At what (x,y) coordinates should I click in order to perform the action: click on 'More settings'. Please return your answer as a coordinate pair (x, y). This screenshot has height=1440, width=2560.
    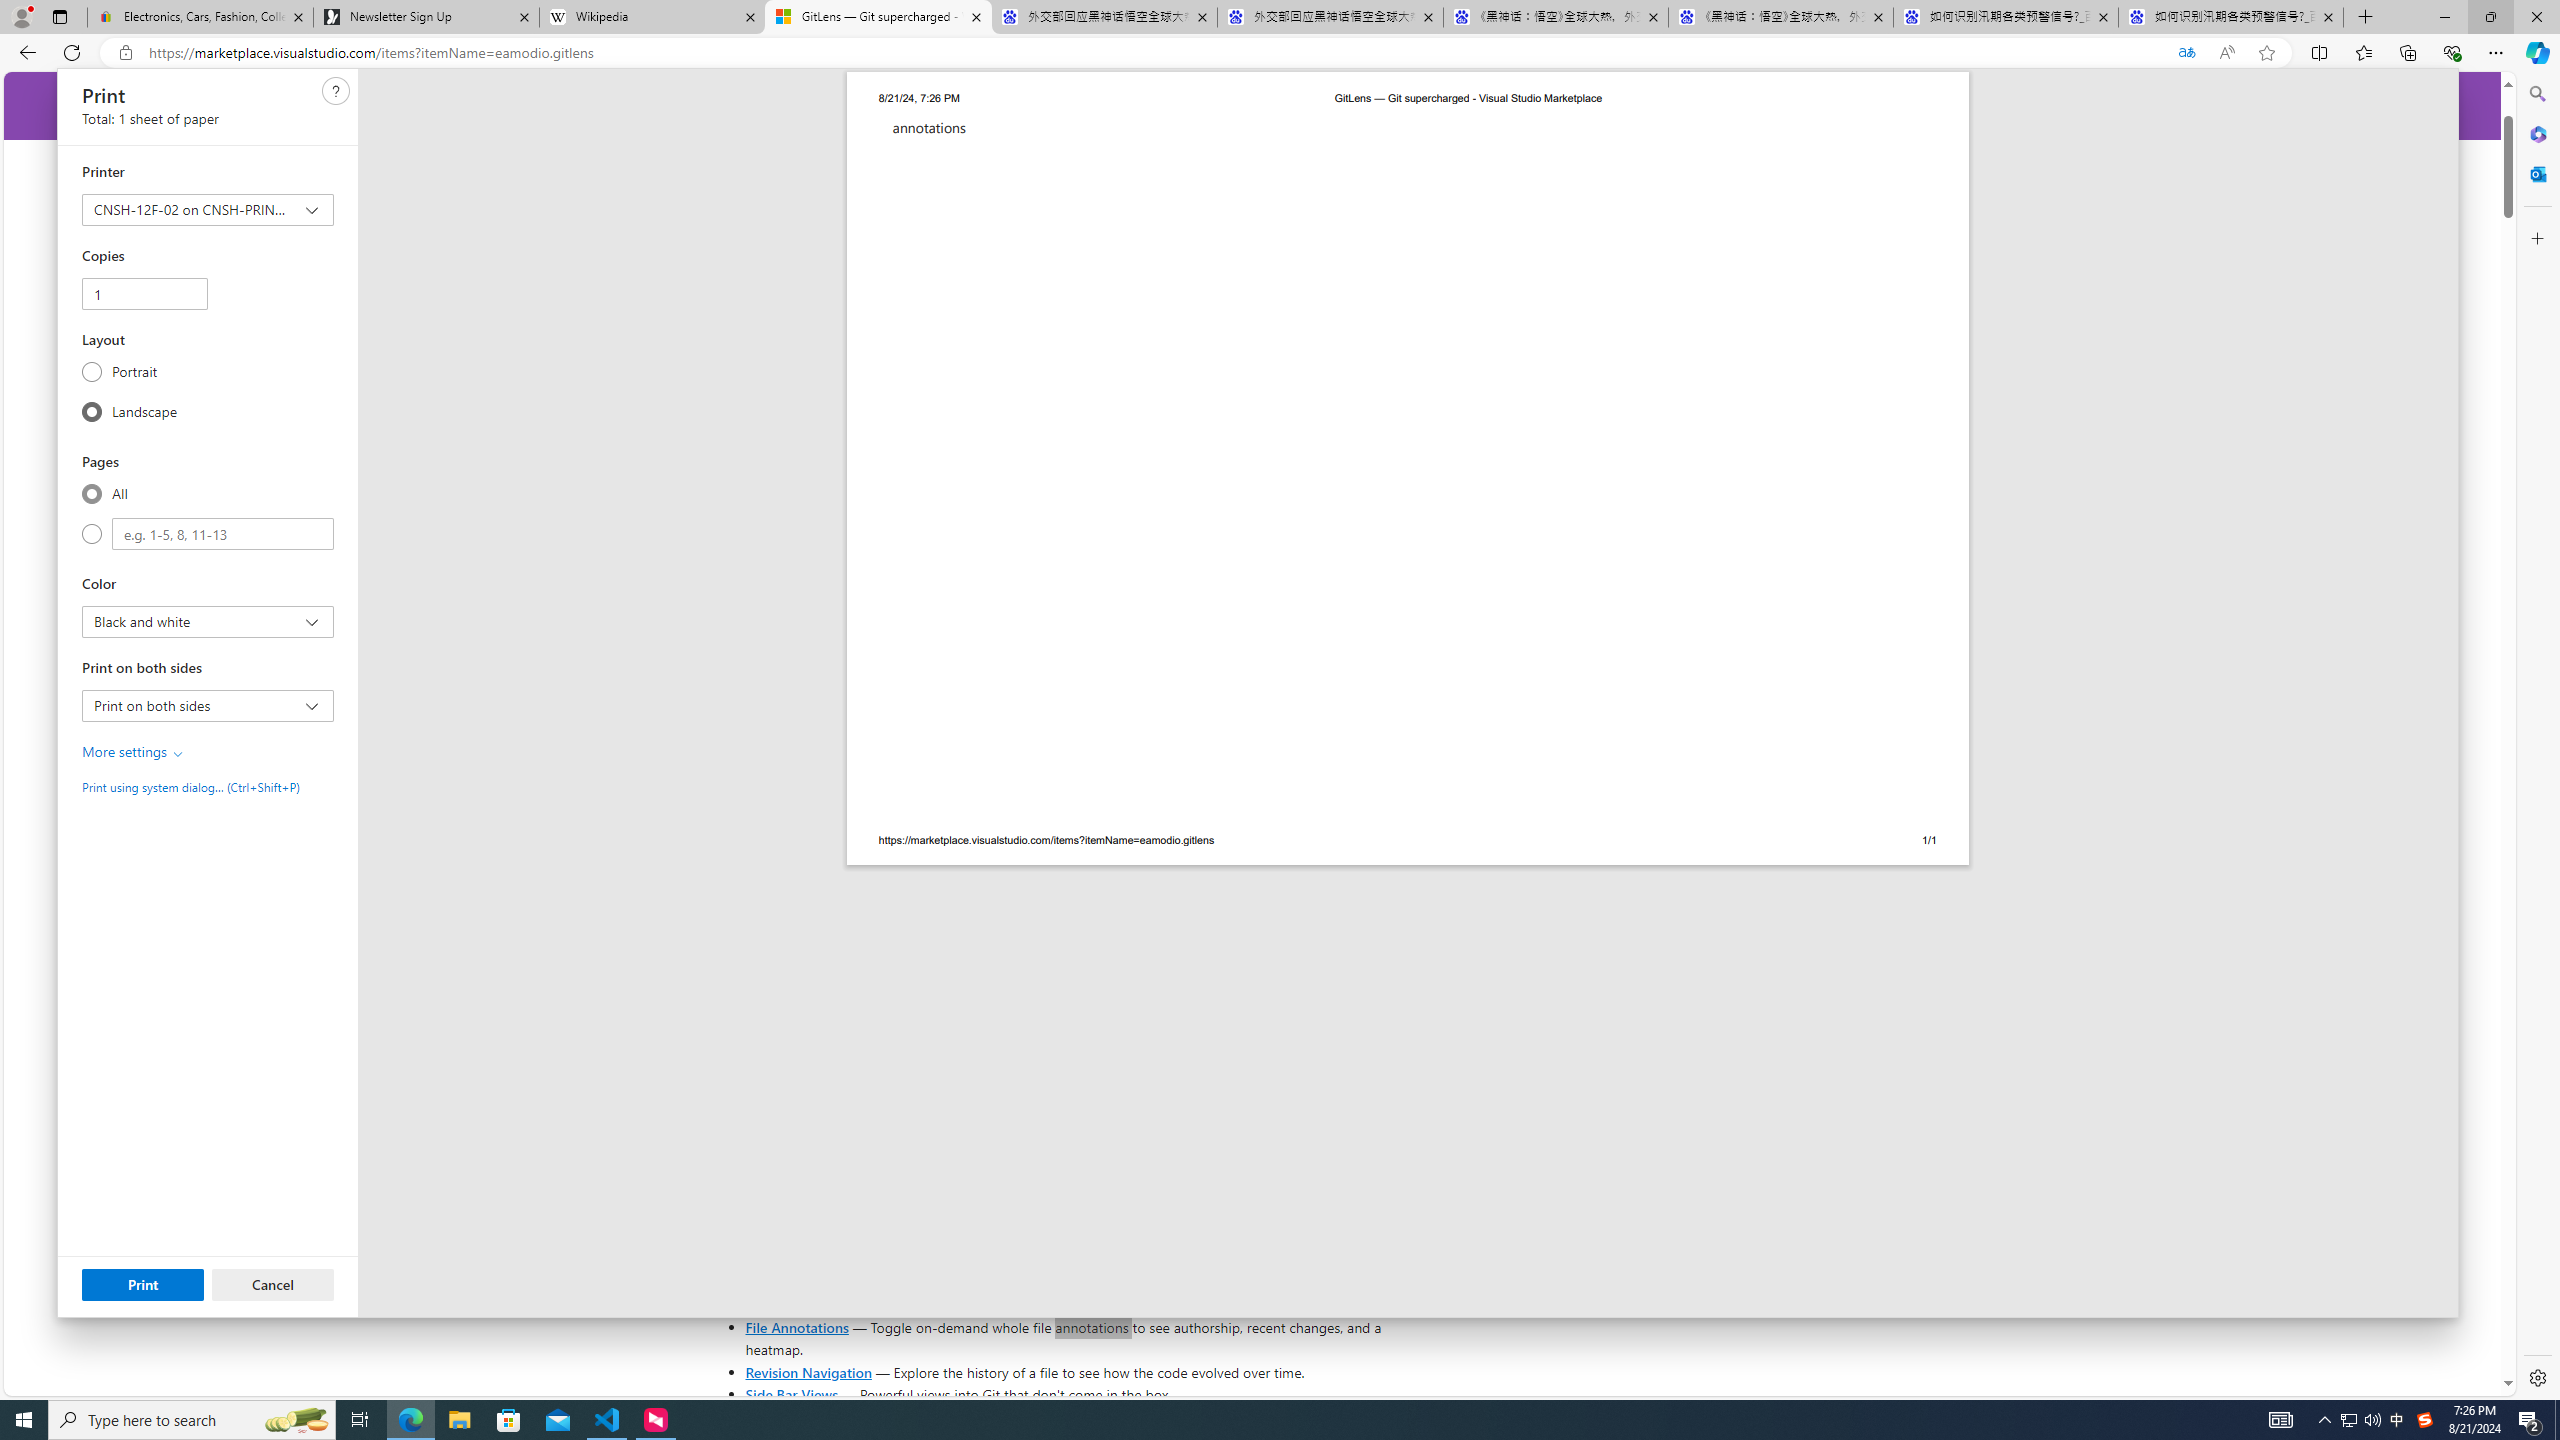
    Looking at the image, I should click on (134, 751).